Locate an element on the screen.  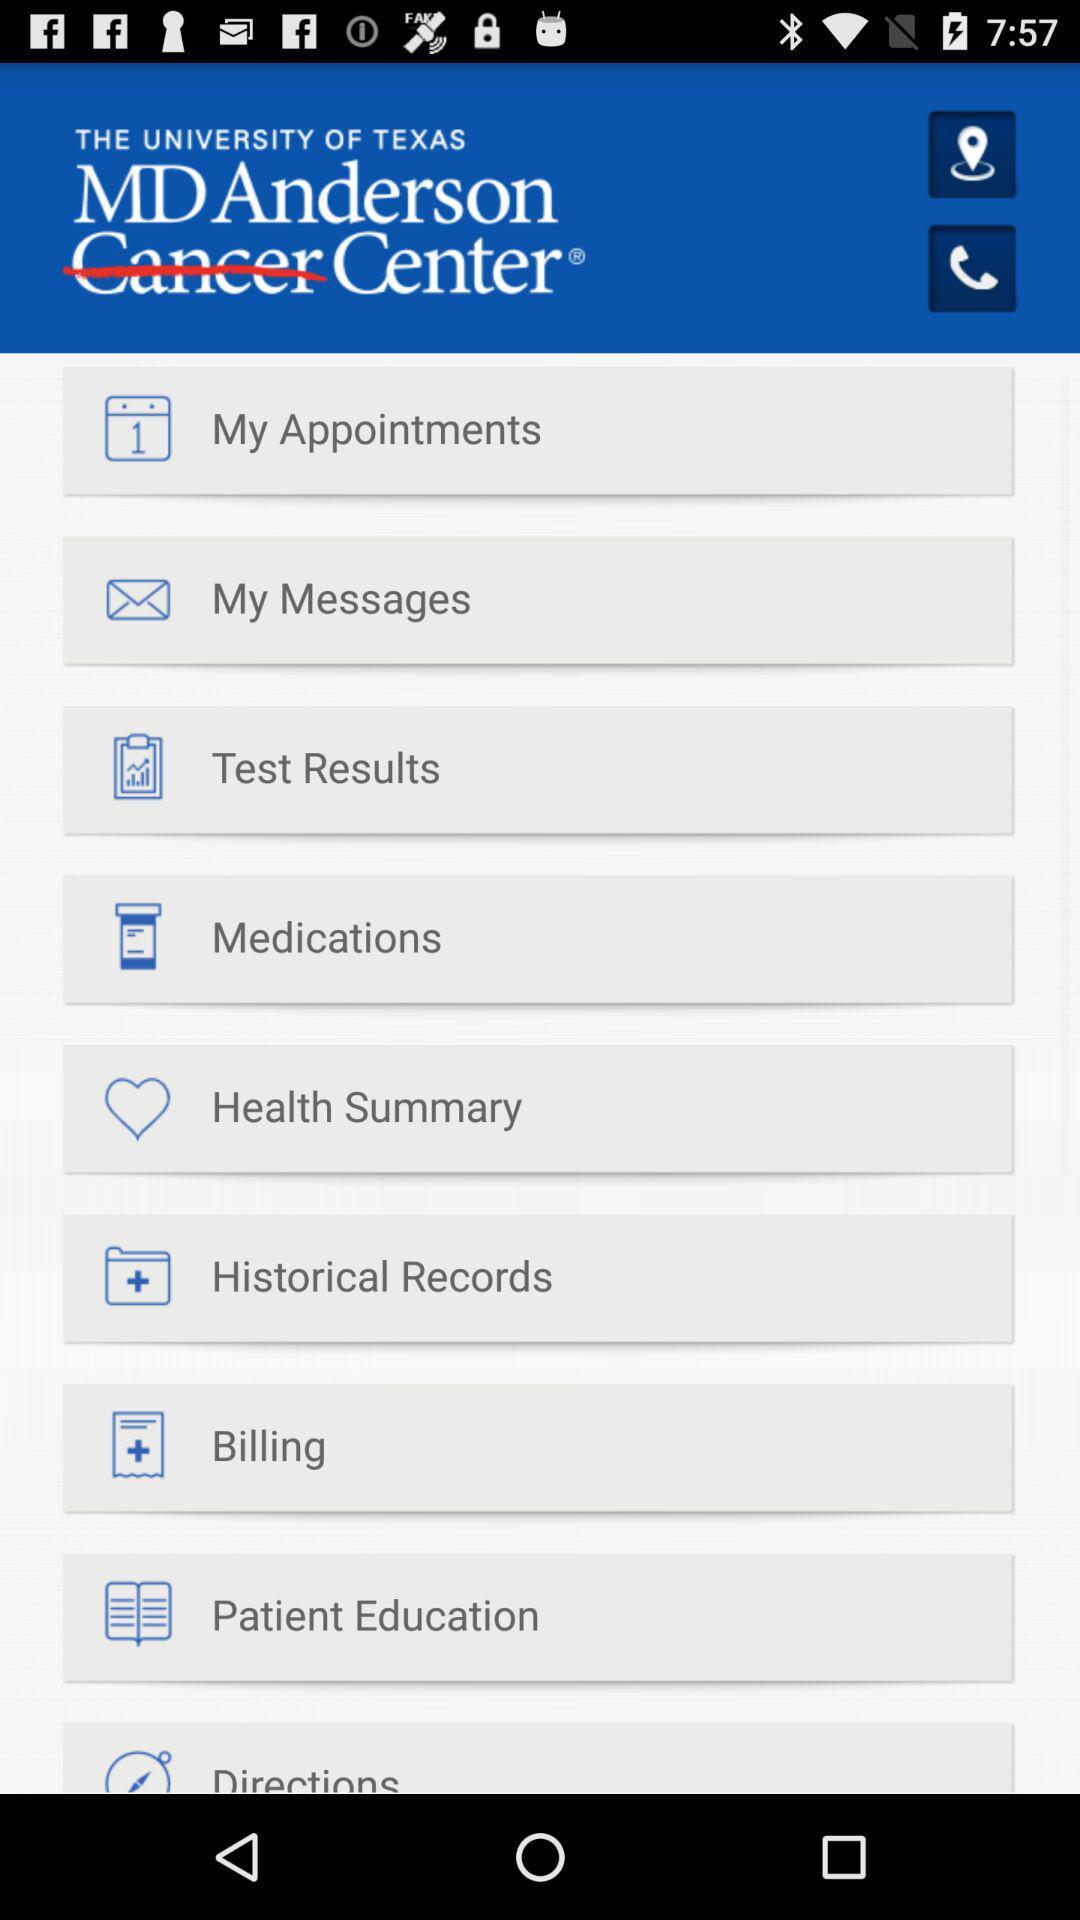
item below the test results icon is located at coordinates (251, 945).